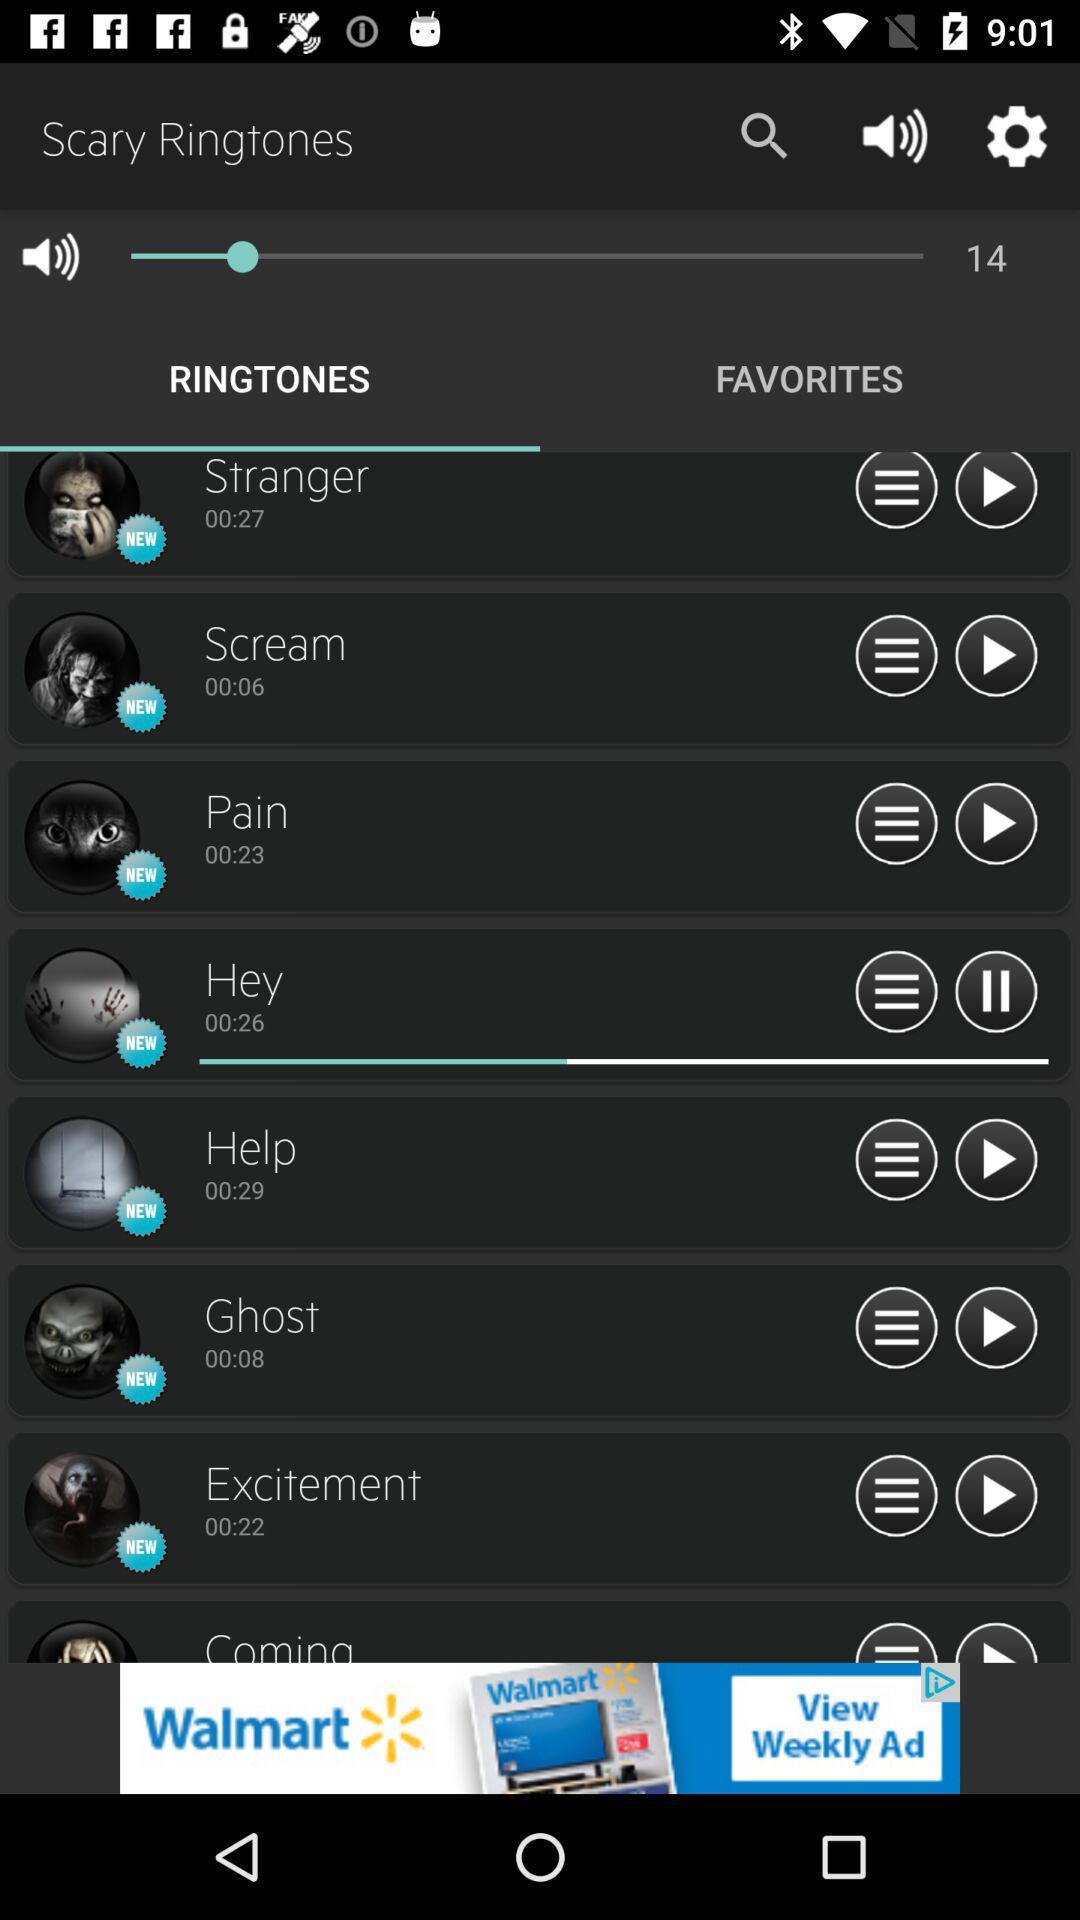  What do you see at coordinates (895, 993) in the screenshot?
I see `more options` at bounding box center [895, 993].